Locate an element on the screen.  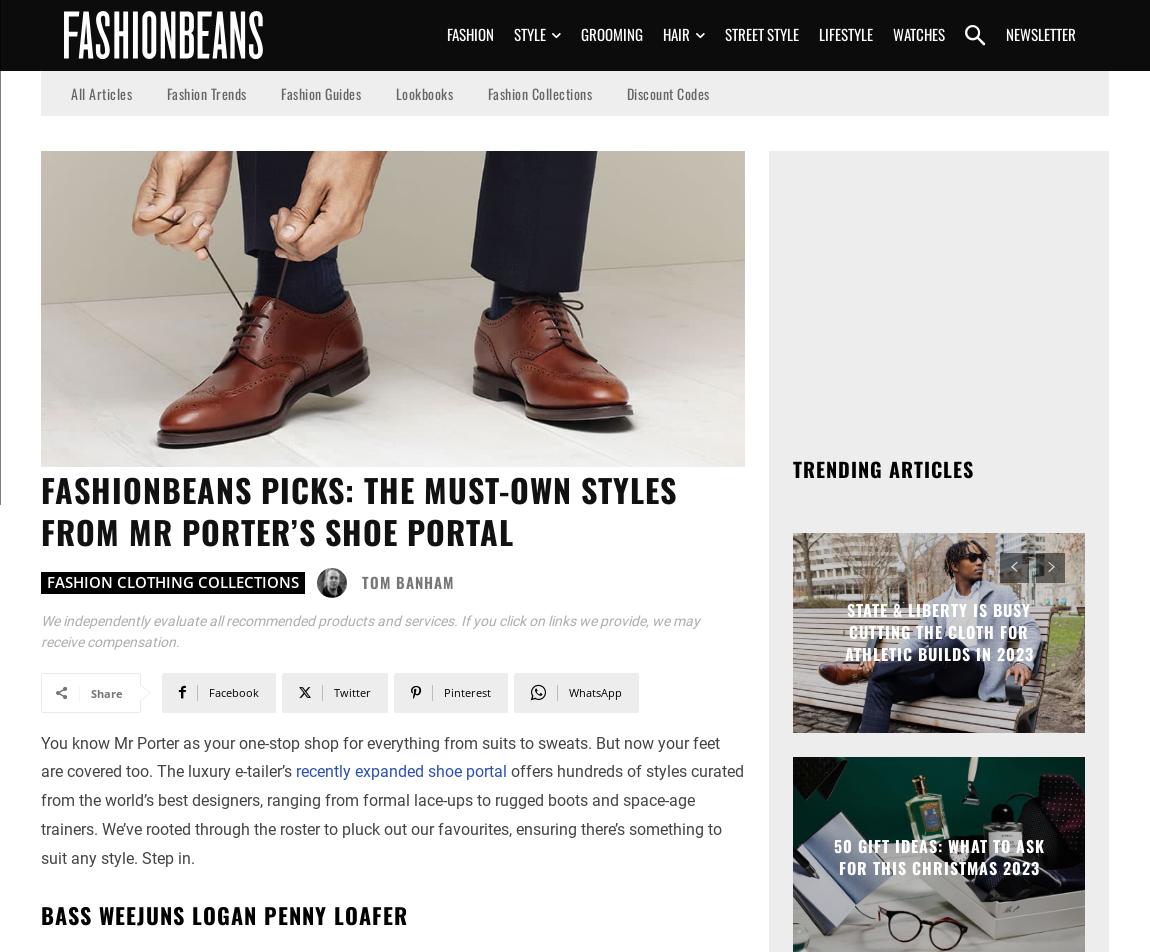
'Facebook' is located at coordinates (233, 691).